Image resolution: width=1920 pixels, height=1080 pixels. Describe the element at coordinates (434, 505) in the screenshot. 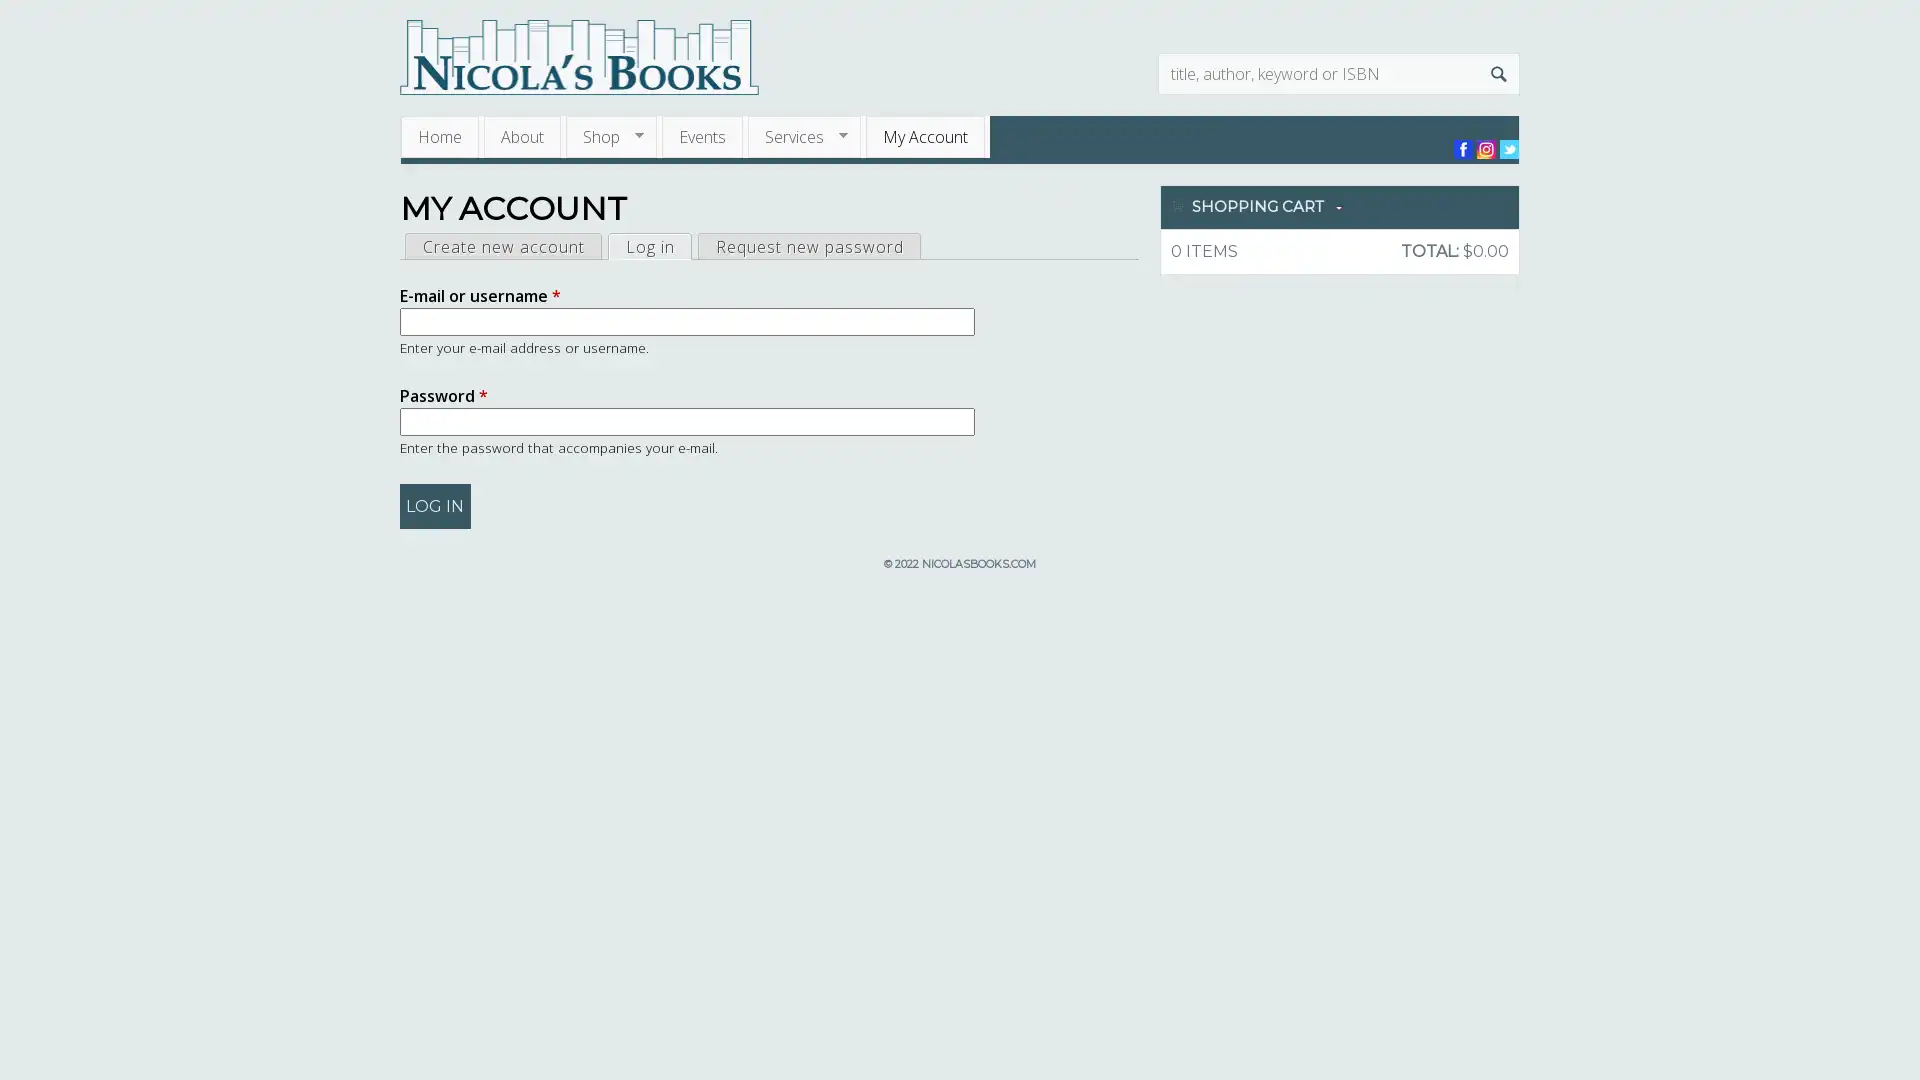

I see `Log in` at that location.